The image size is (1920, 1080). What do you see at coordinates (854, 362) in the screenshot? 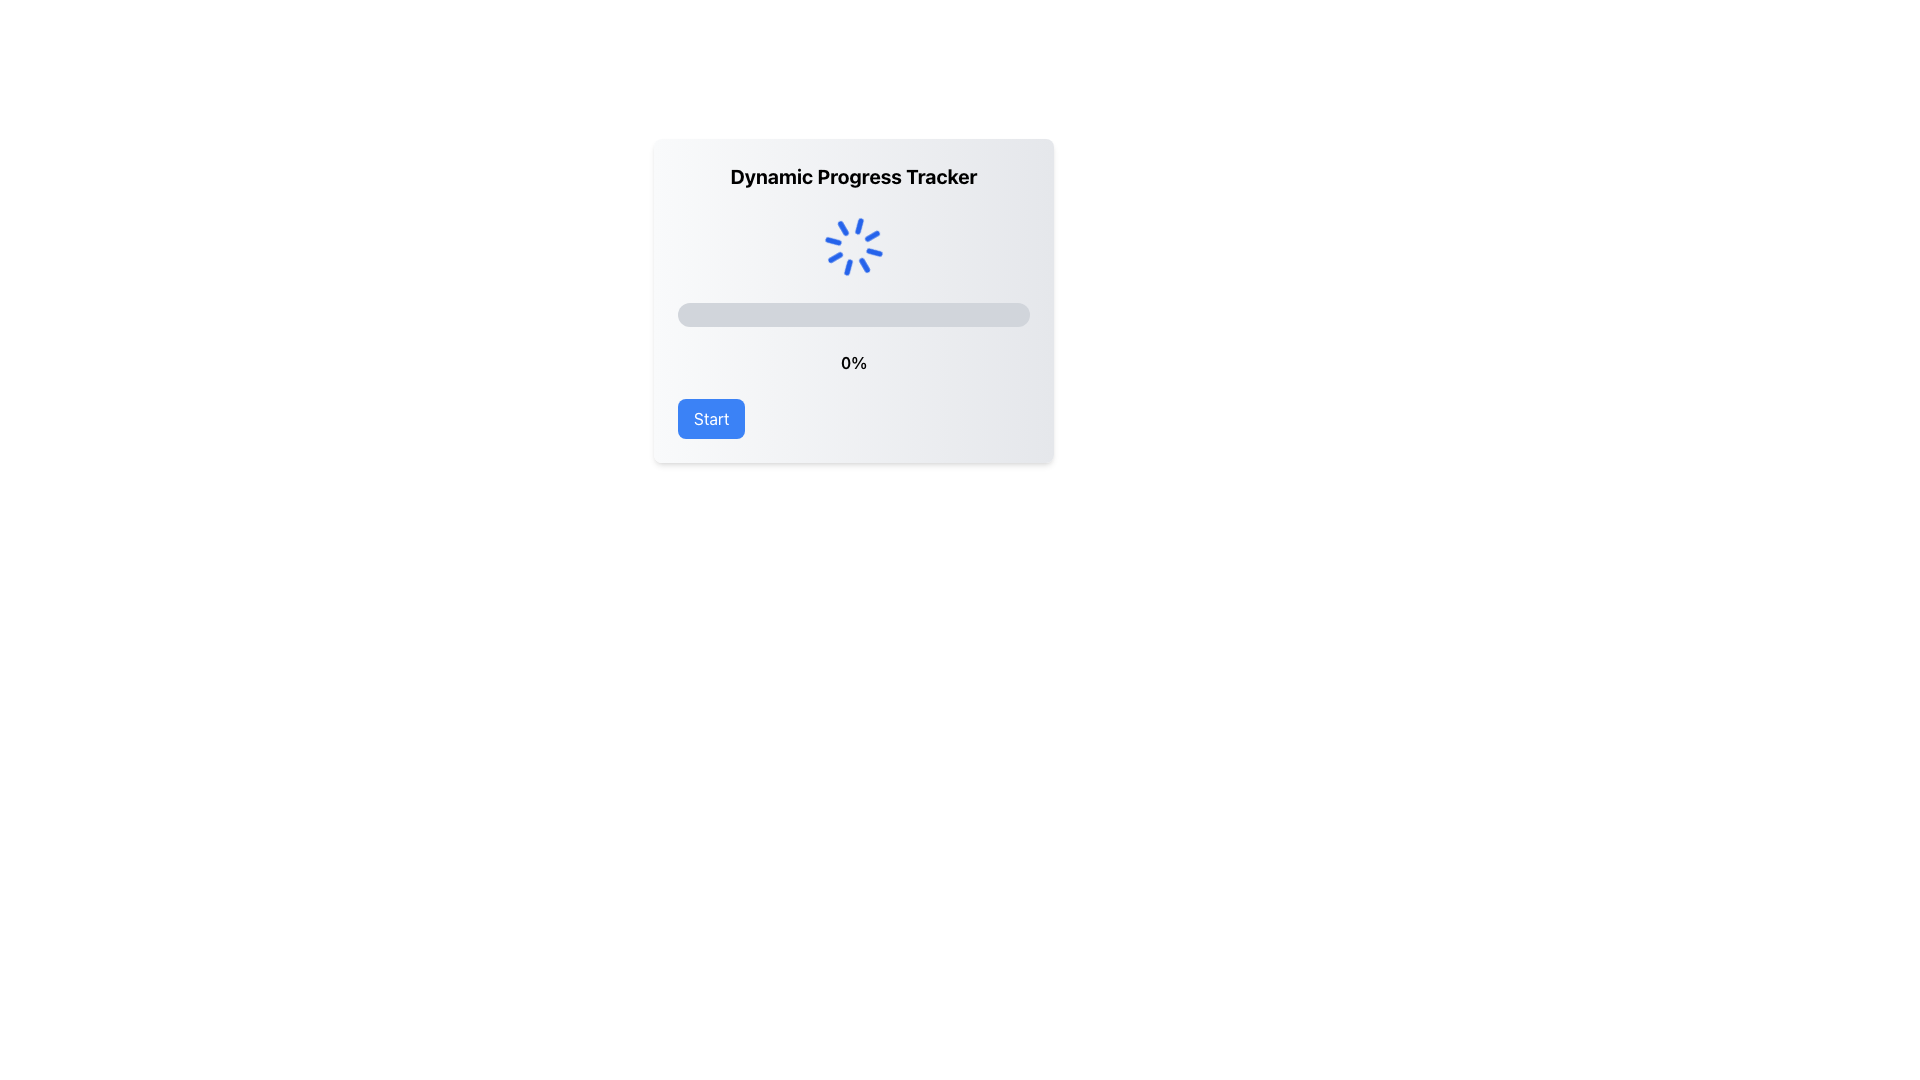
I see `the static text displaying '0%' which is positioned below the progress bar in the 'Dynamic Progress Tracker' UI component` at bounding box center [854, 362].